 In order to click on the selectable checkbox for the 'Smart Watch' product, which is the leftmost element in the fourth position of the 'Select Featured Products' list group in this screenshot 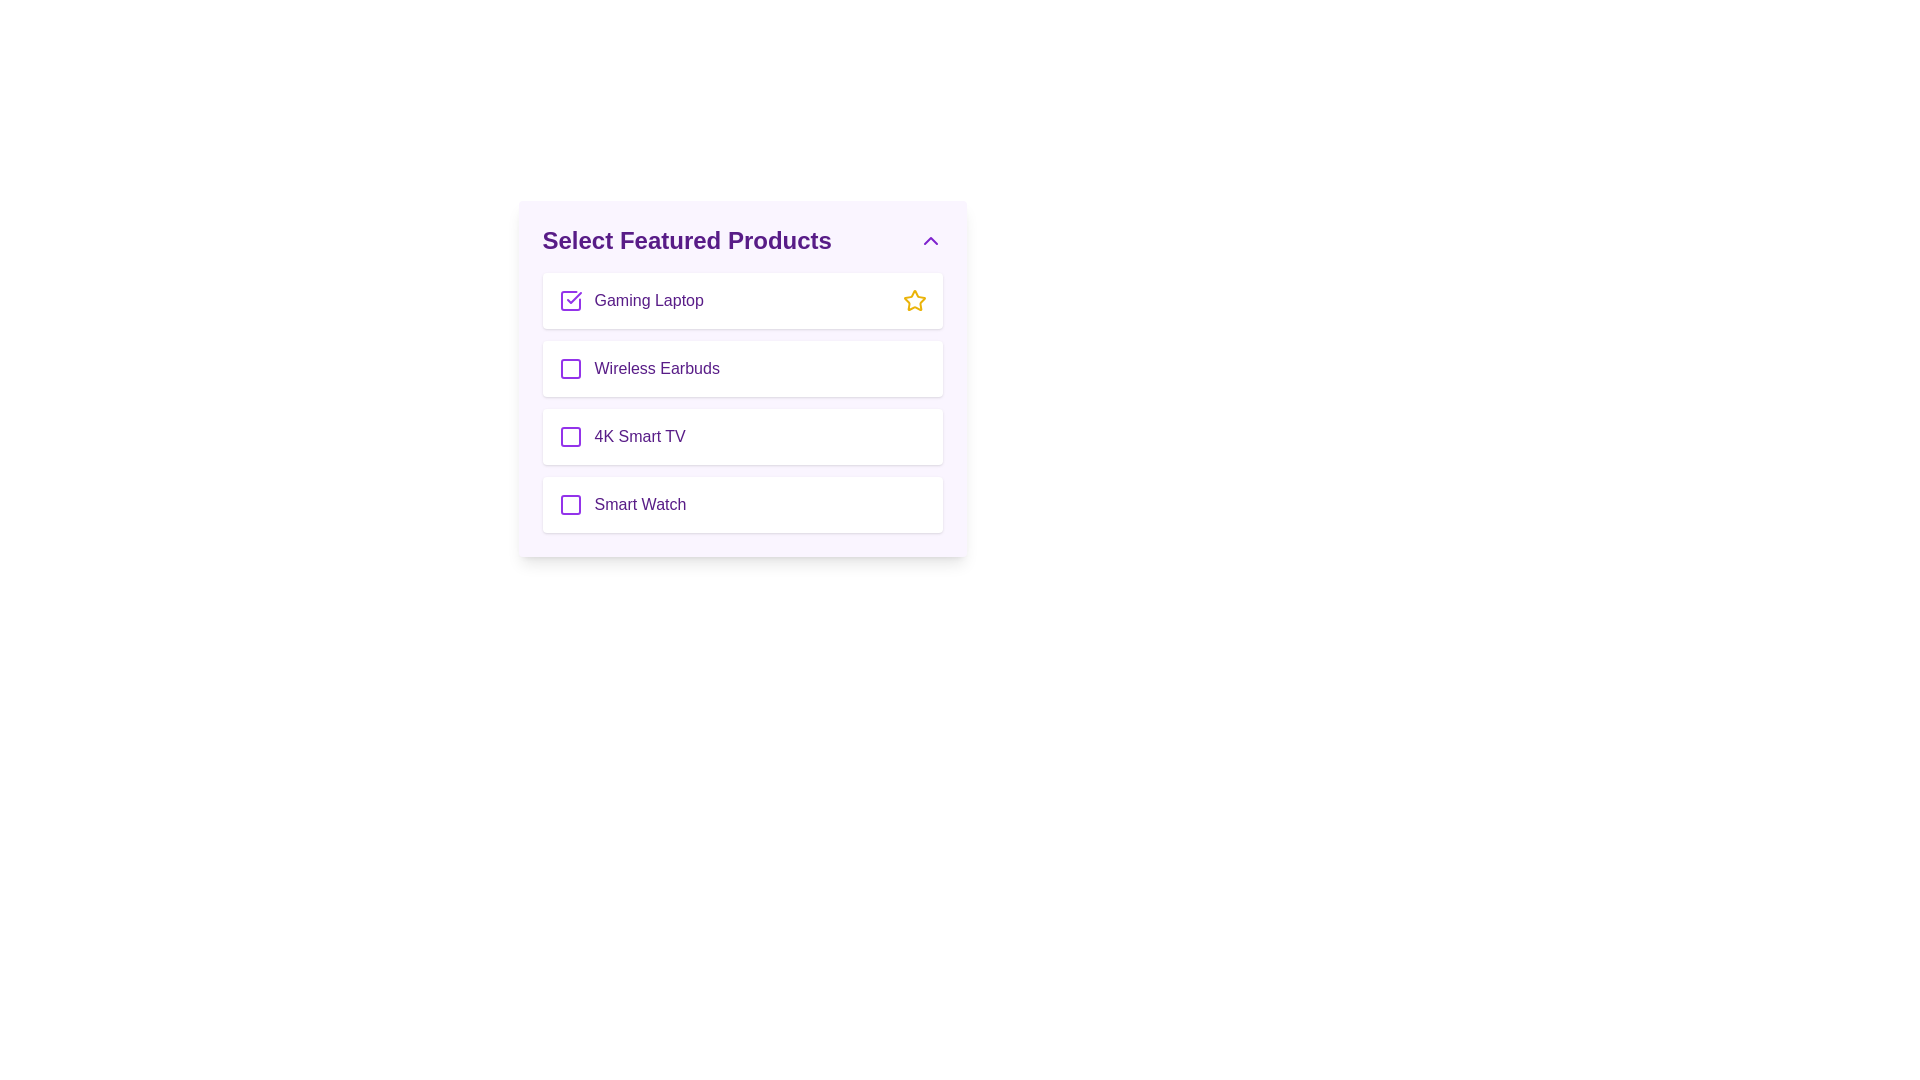, I will do `click(569, 504)`.